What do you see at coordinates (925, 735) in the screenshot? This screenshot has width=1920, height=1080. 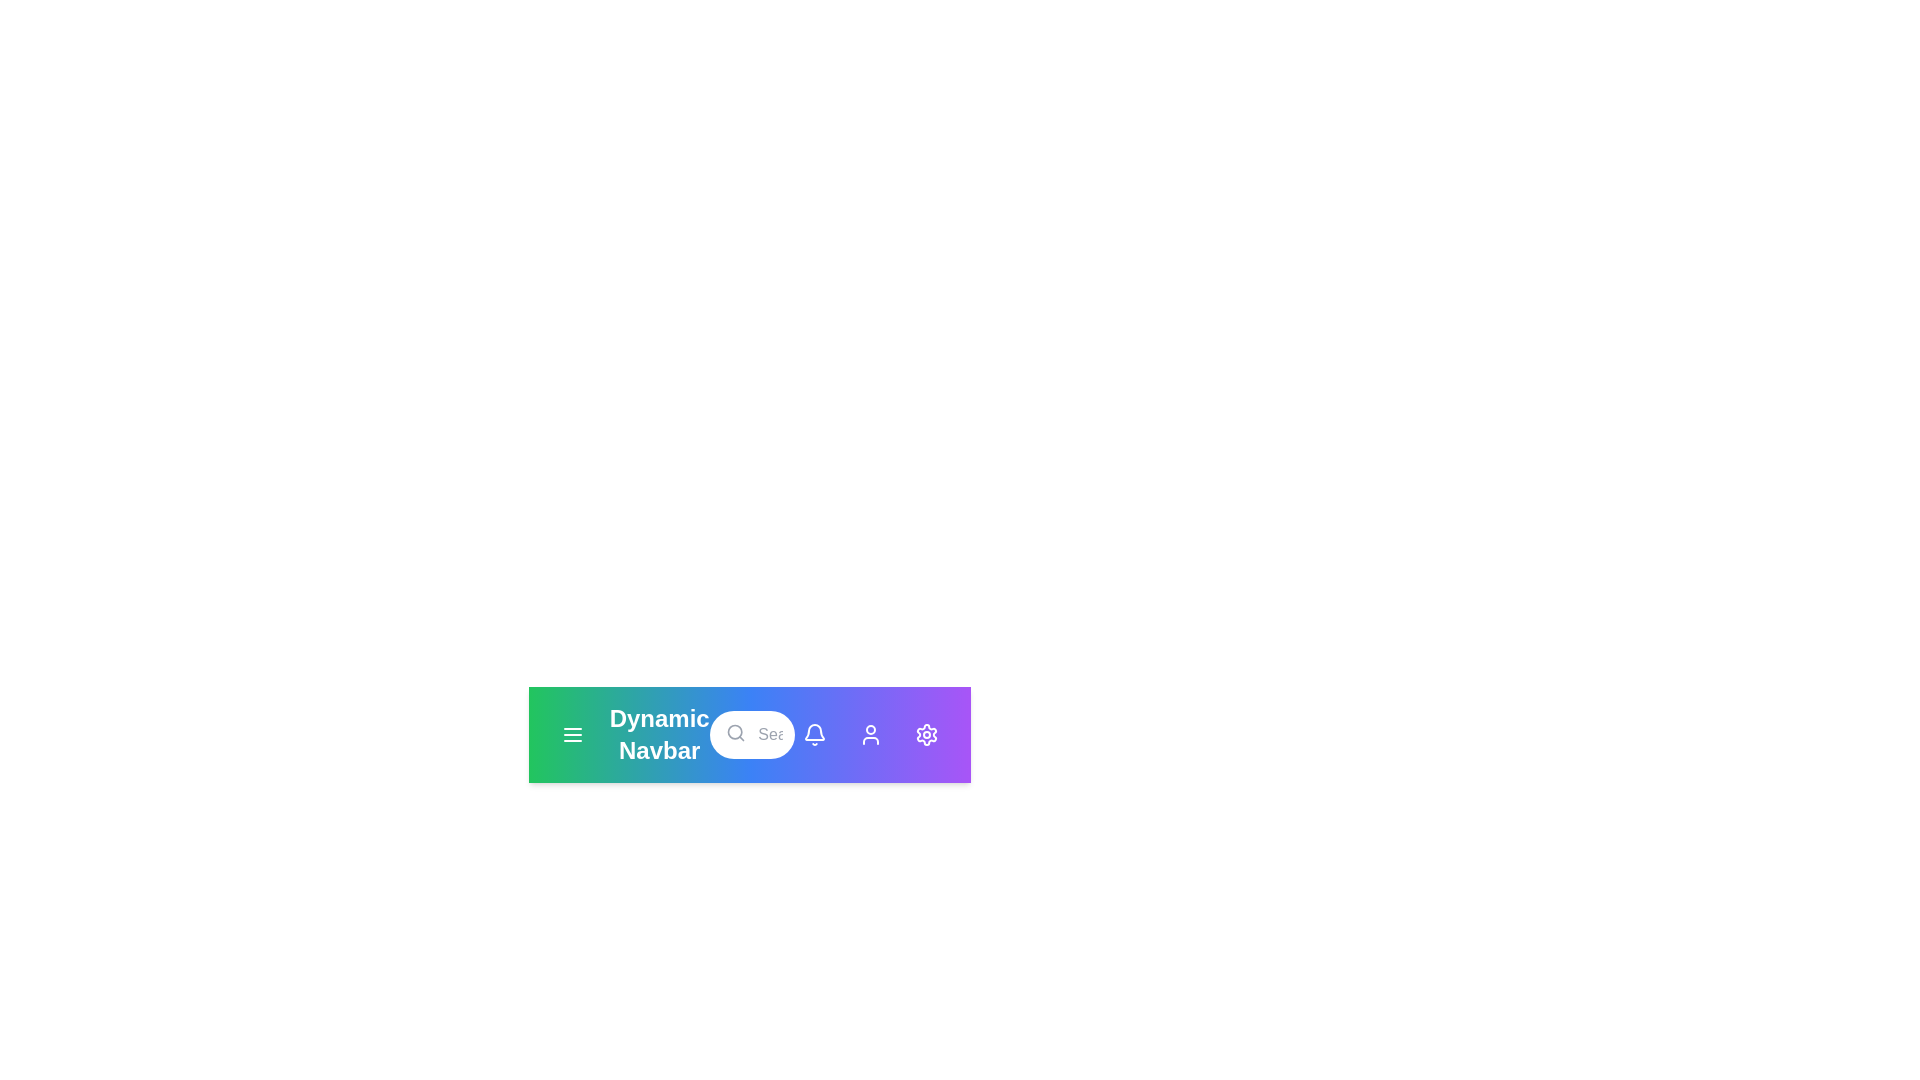 I see `the user options button corresponding to settings` at bounding box center [925, 735].